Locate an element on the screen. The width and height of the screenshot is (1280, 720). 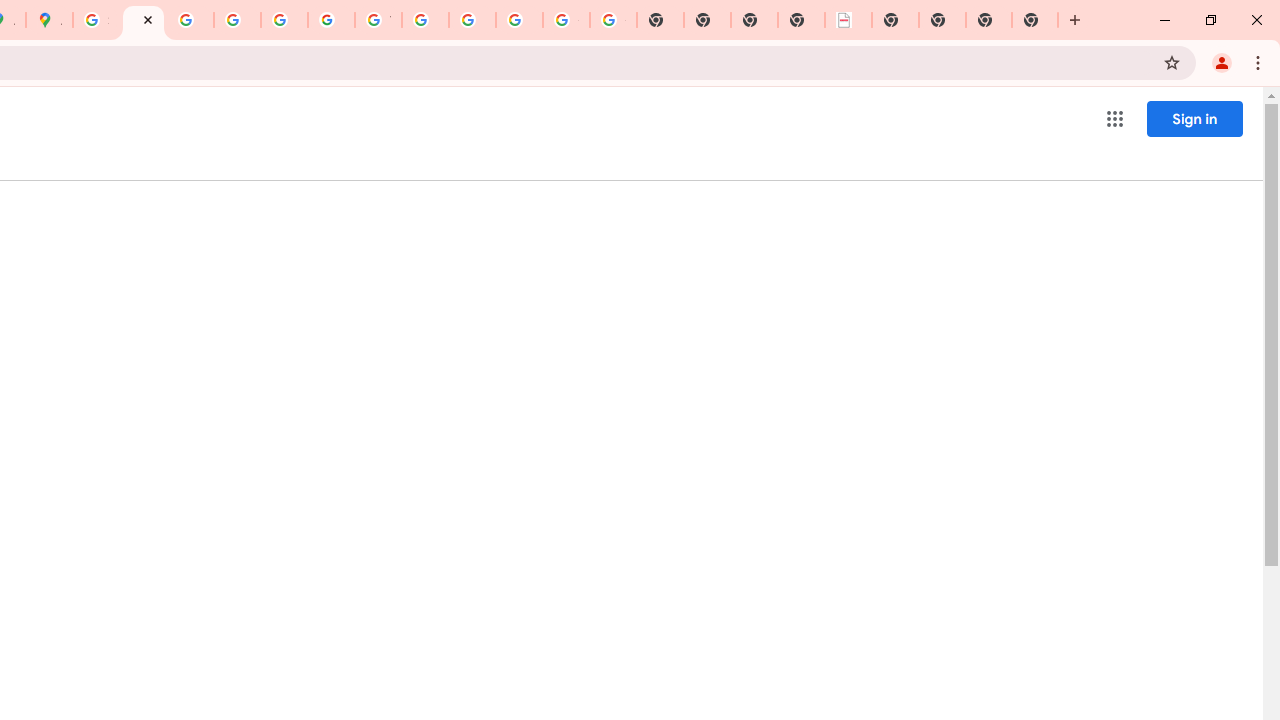
'New Tab' is located at coordinates (989, 20).